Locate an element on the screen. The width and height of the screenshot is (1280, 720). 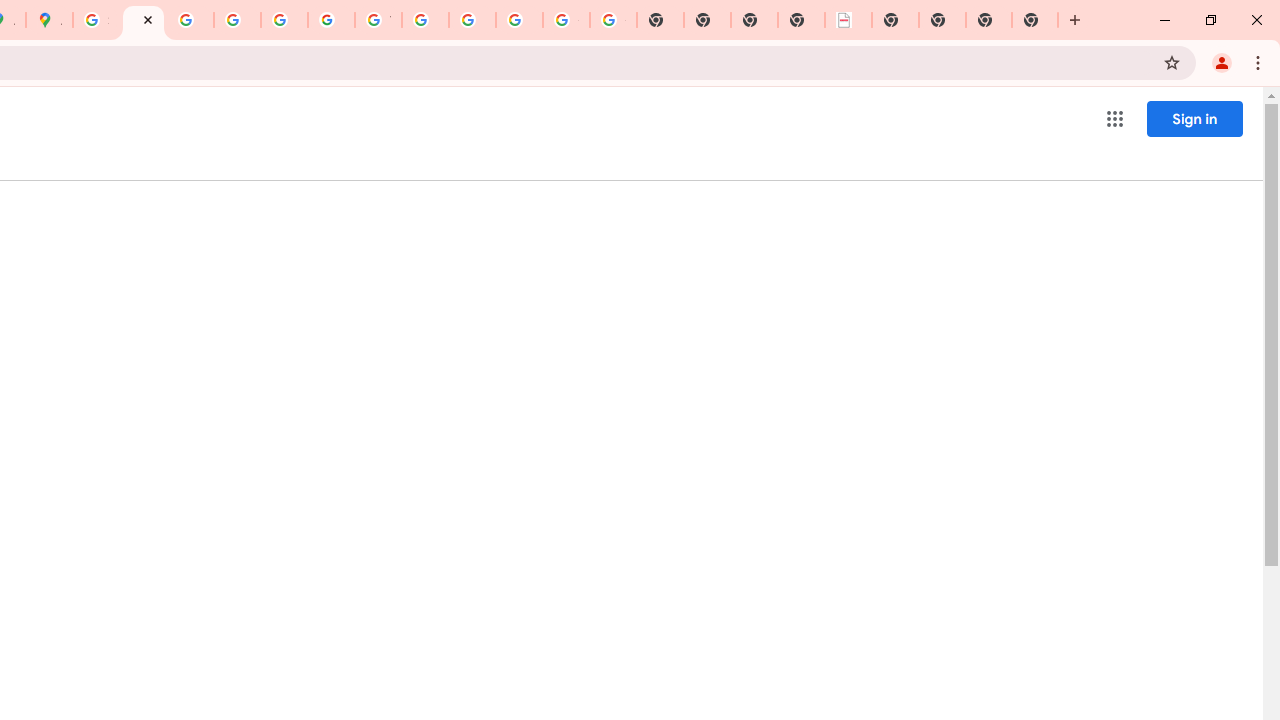
'New Tab' is located at coordinates (989, 20).